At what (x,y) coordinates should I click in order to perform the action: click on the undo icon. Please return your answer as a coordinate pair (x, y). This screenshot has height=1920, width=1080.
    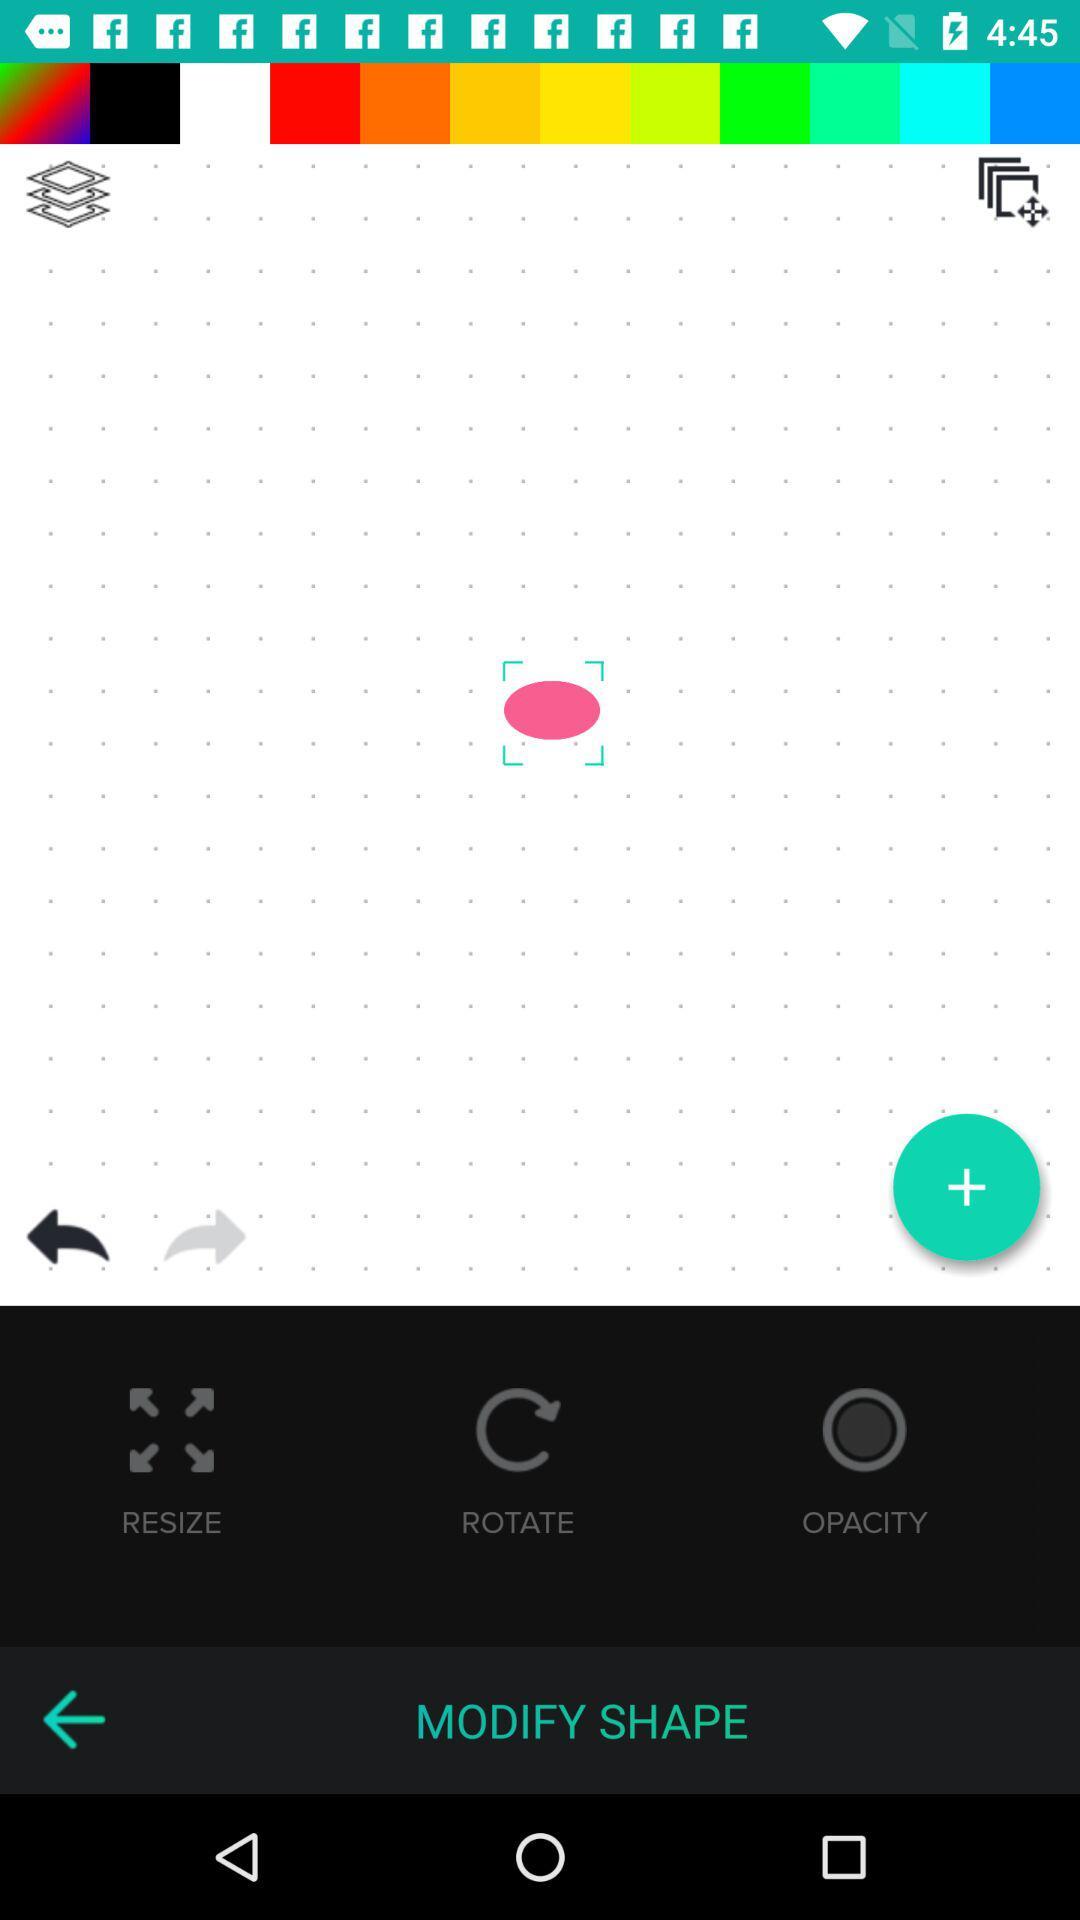
    Looking at the image, I should click on (67, 1236).